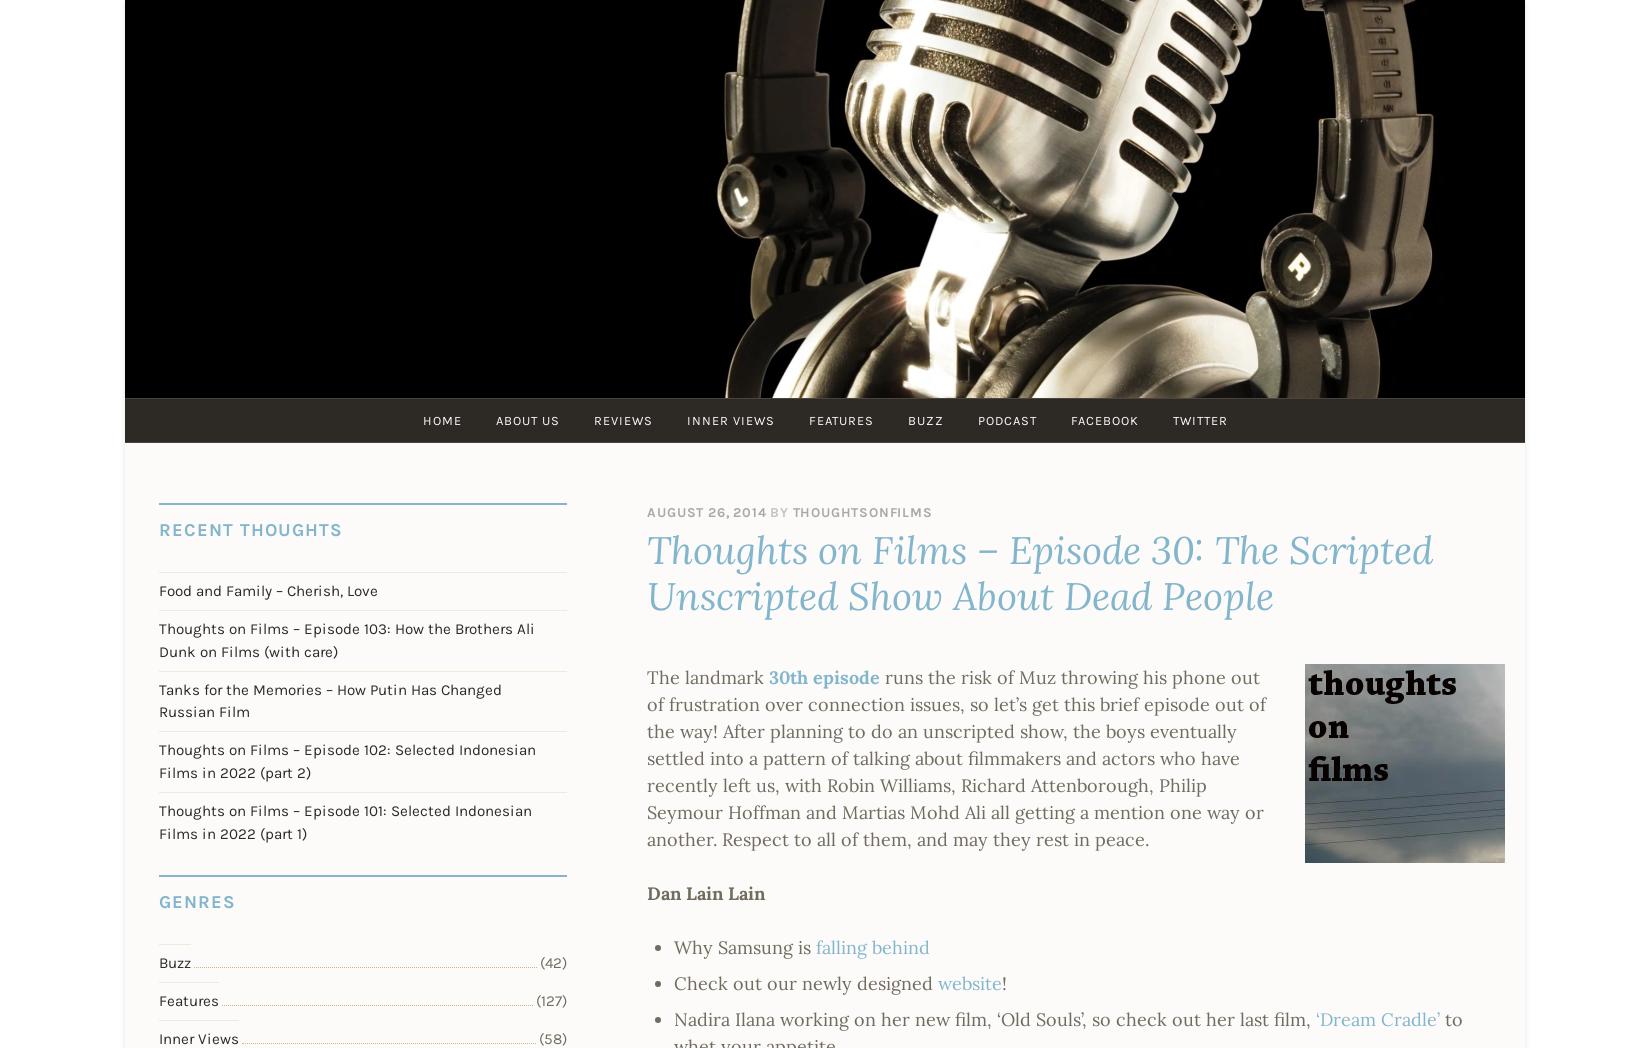 The width and height of the screenshot is (1650, 1048). What do you see at coordinates (538, 1038) in the screenshot?
I see `'(58)'` at bounding box center [538, 1038].